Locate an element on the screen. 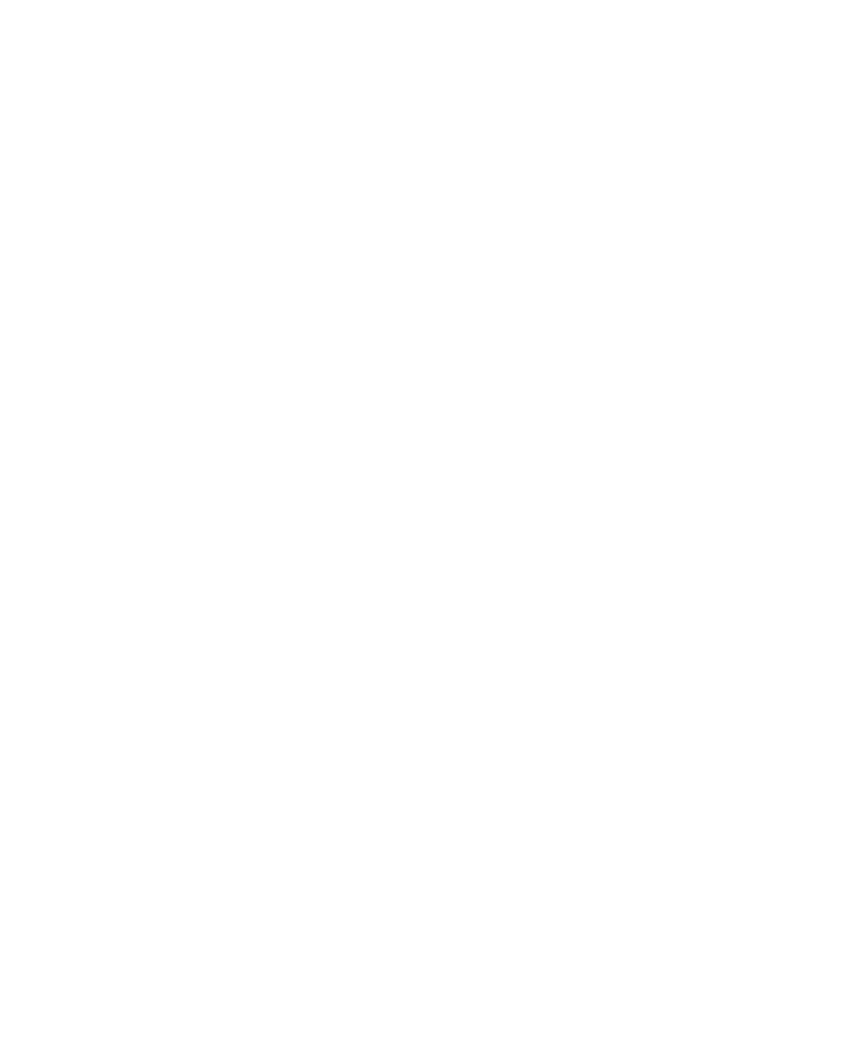 The height and width of the screenshot is (1039, 850). 'September 2018' is located at coordinates (147, 744).